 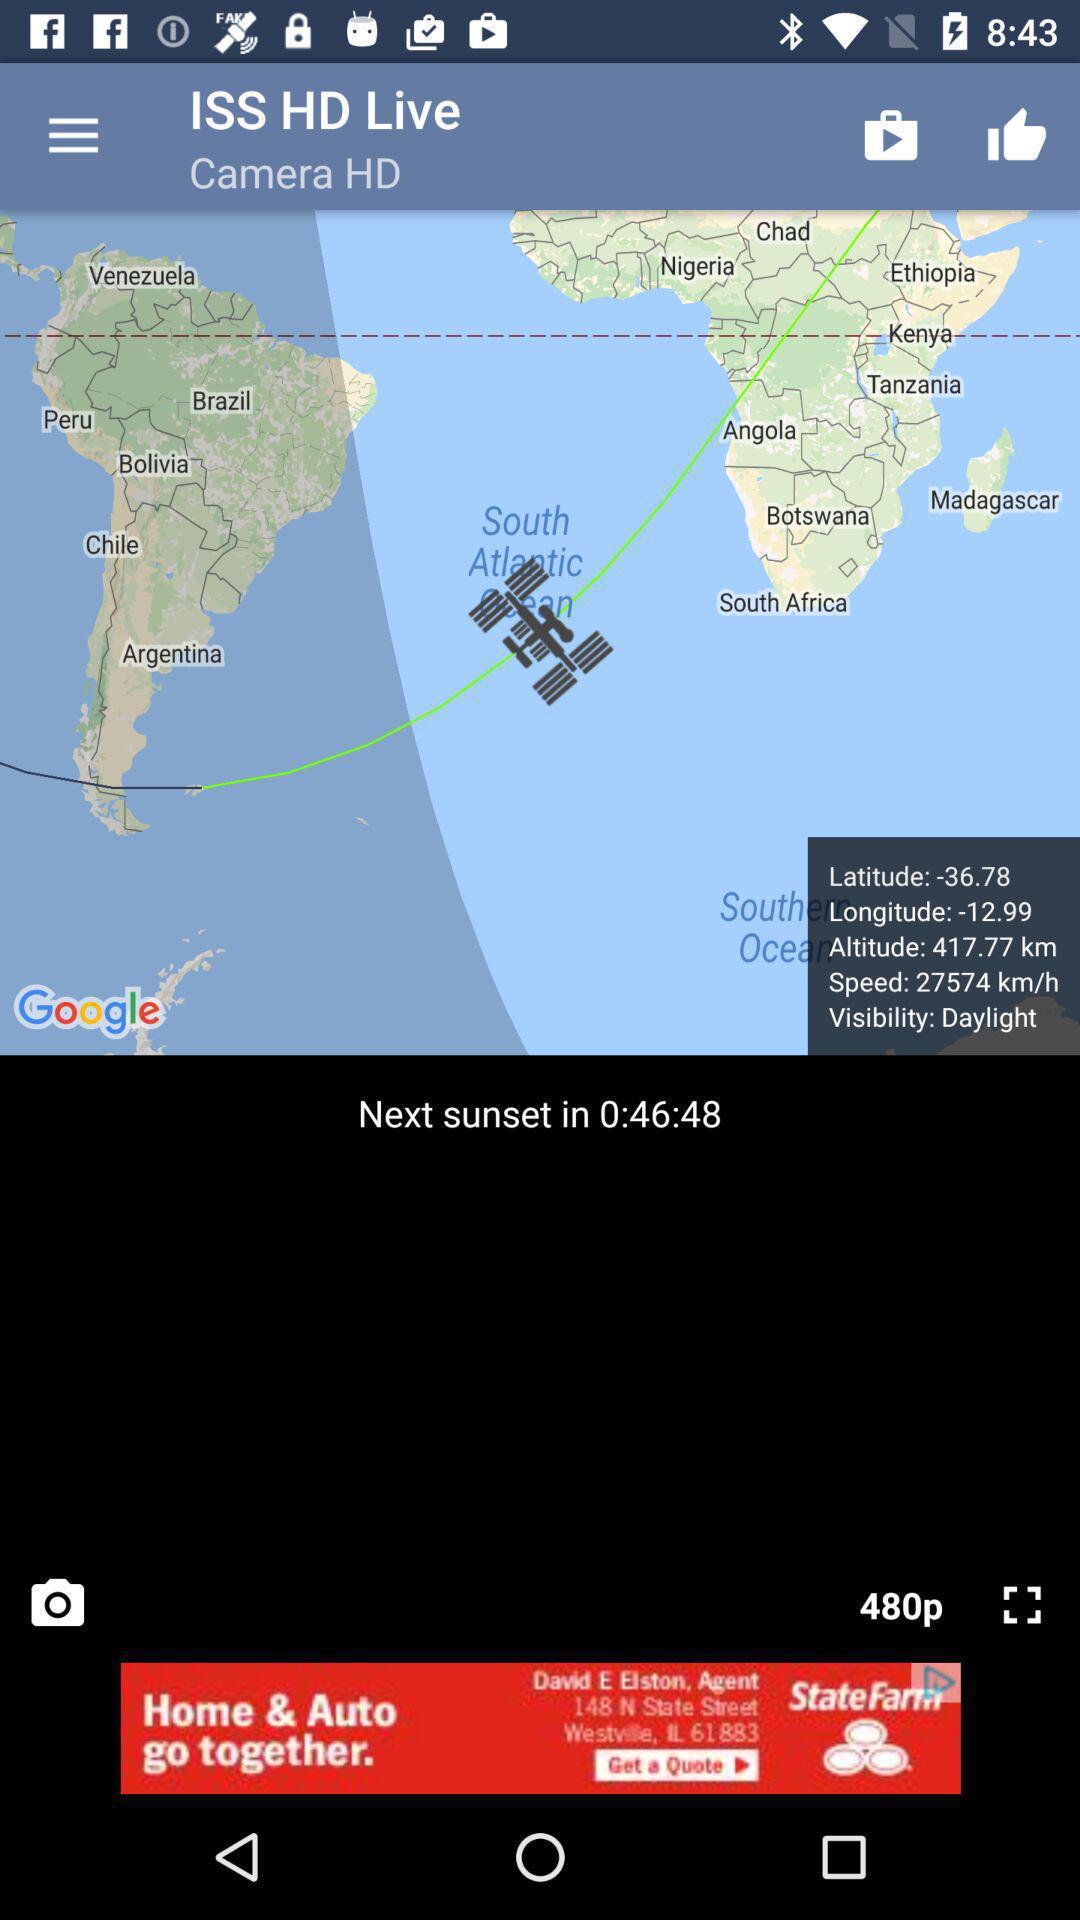 What do you see at coordinates (540, 1727) in the screenshot?
I see `advertisement page` at bounding box center [540, 1727].